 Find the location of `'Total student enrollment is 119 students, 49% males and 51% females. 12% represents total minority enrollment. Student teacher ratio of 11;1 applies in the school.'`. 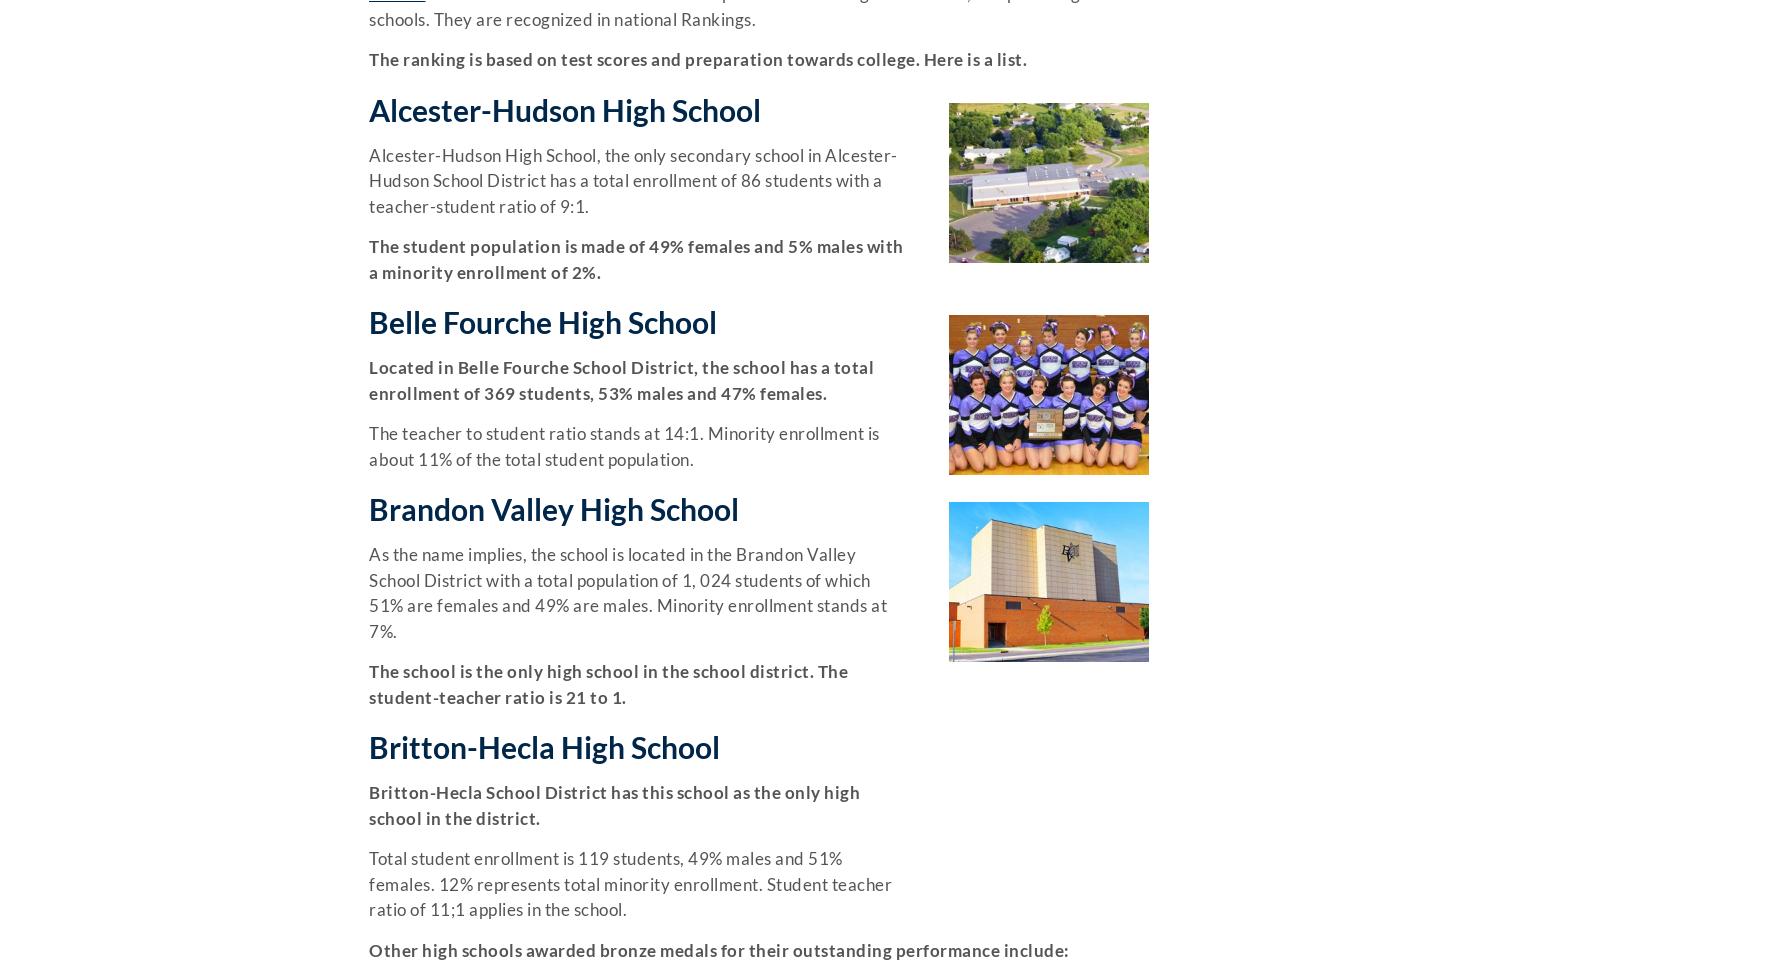

'Total student enrollment is 119 students, 49% males and 51% females. 12% represents total minority enrollment. Student teacher ratio of 11;1 applies in the school.' is located at coordinates (630, 882).